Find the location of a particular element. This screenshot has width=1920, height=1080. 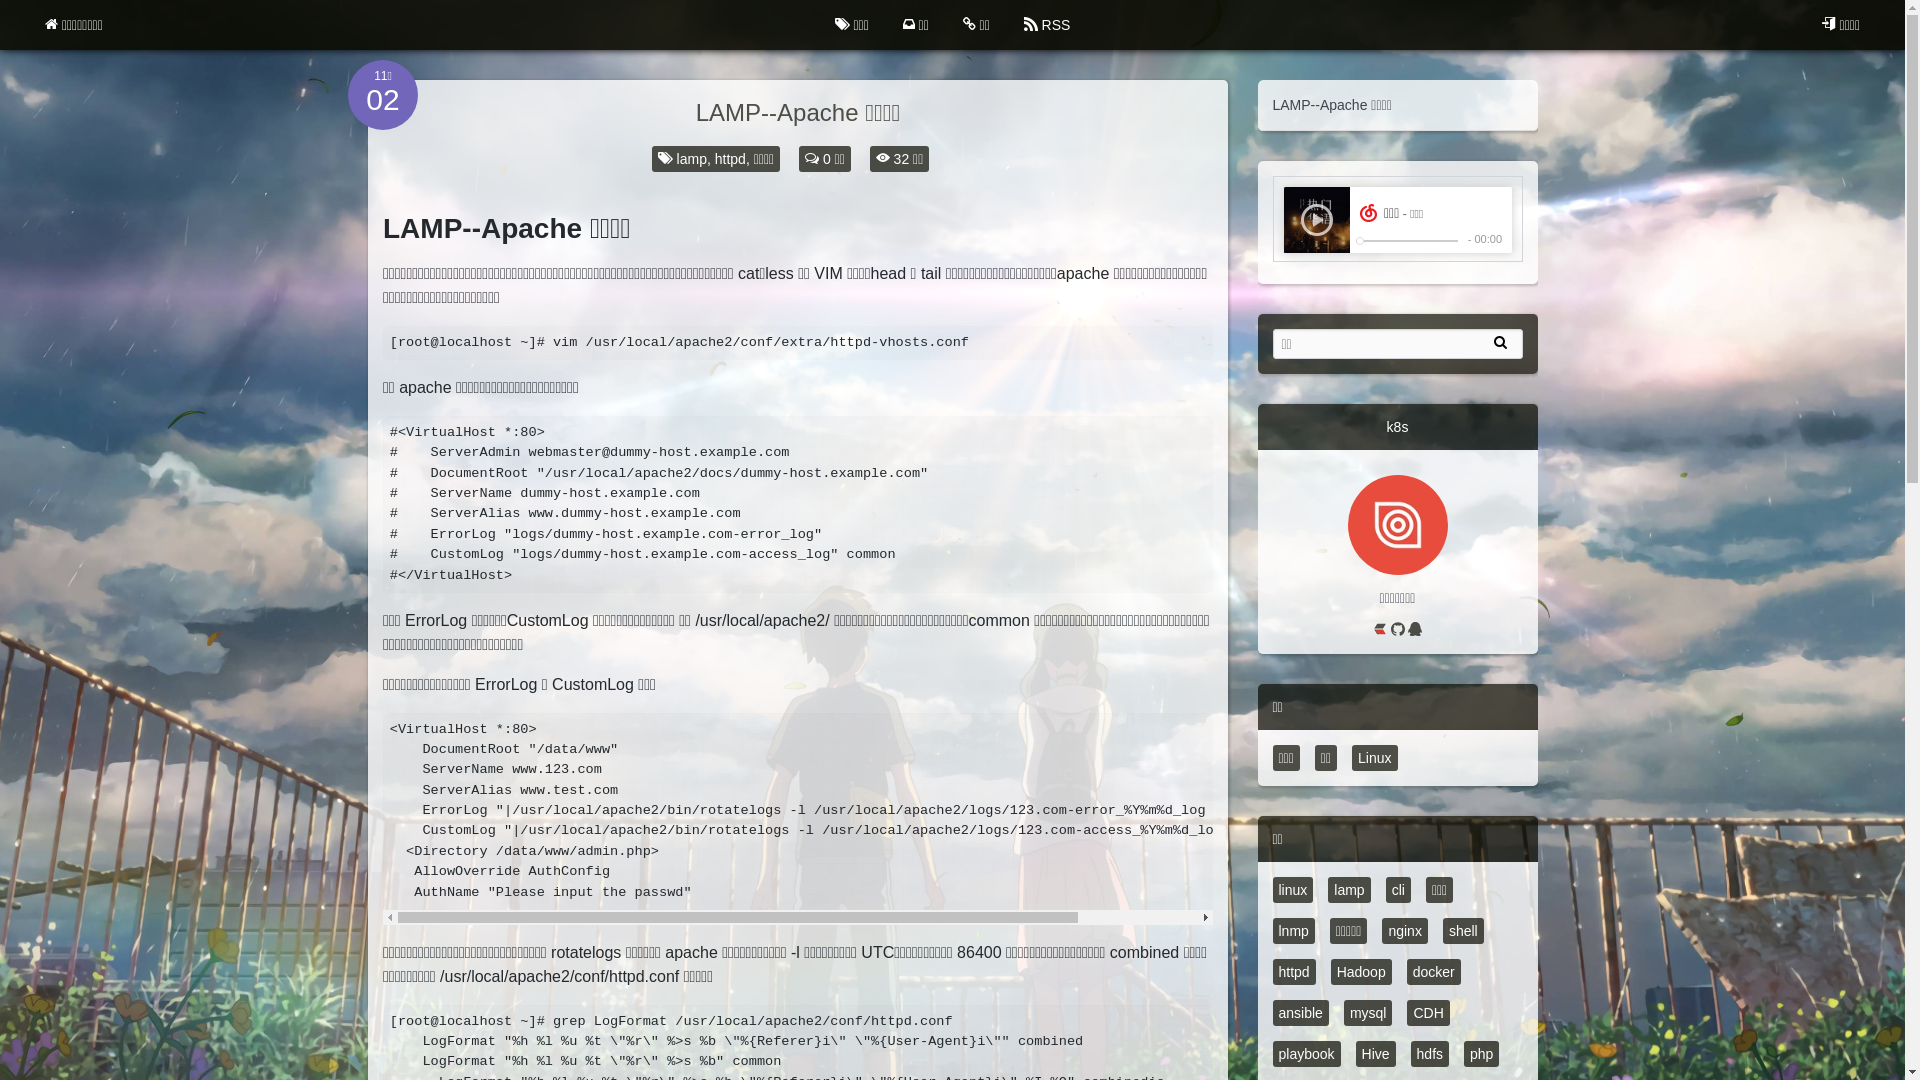

'lamp' is located at coordinates (691, 157).